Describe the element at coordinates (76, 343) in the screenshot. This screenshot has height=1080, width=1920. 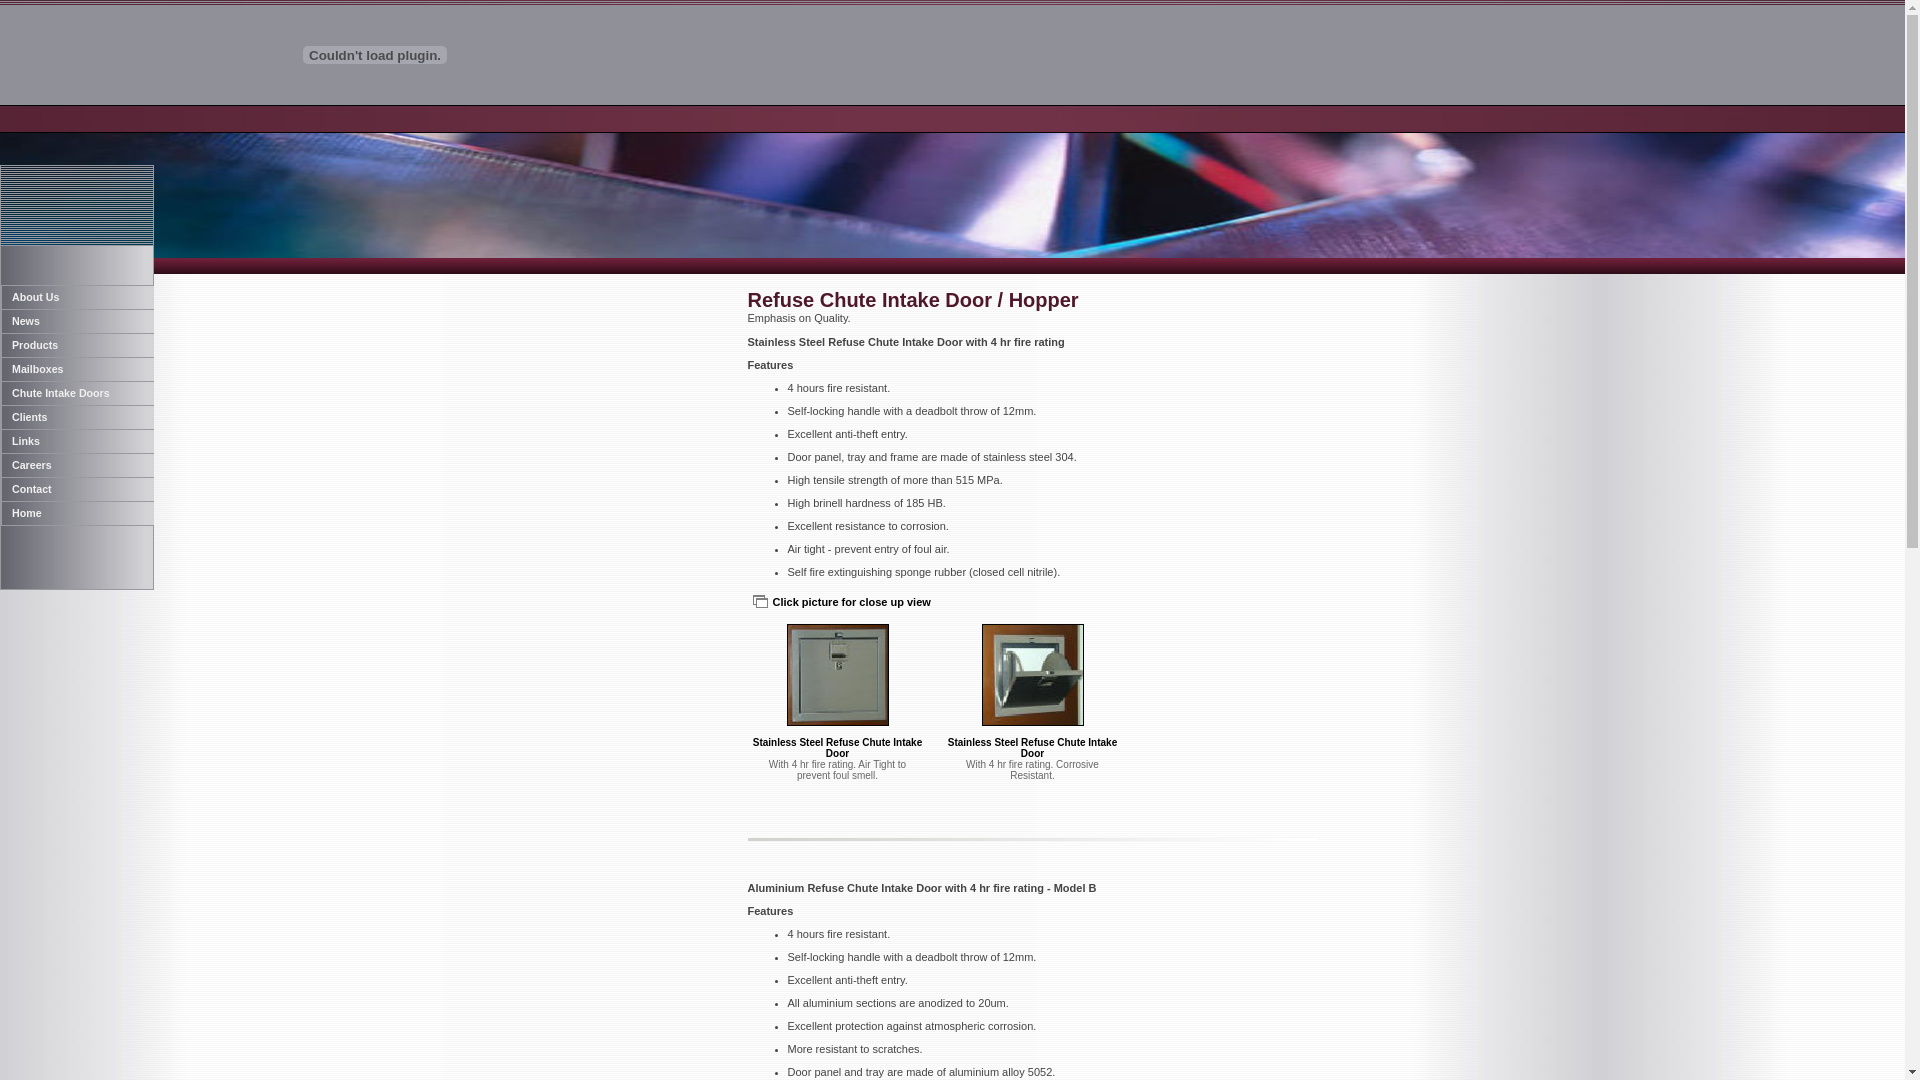
I see `'Products'` at that location.